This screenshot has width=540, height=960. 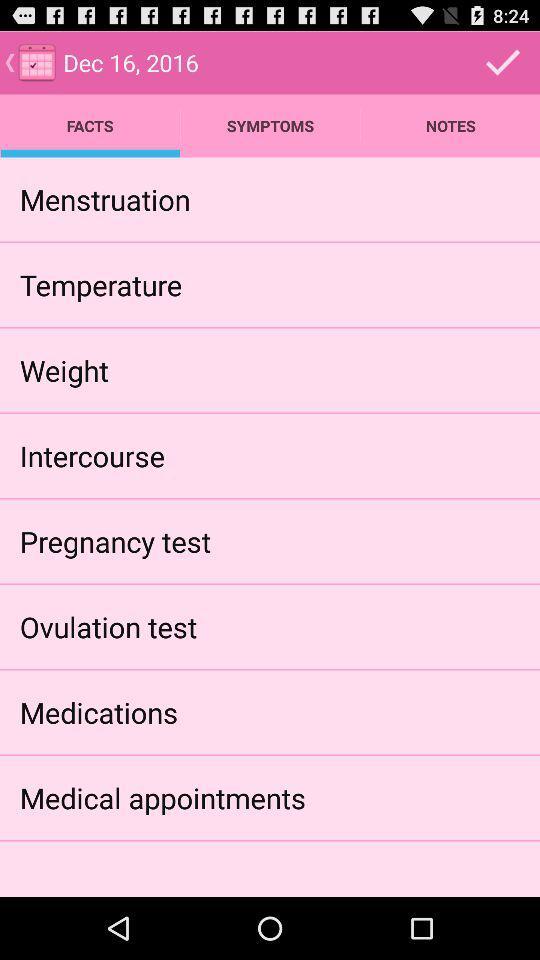 I want to click on intercourse app, so click(x=91, y=455).